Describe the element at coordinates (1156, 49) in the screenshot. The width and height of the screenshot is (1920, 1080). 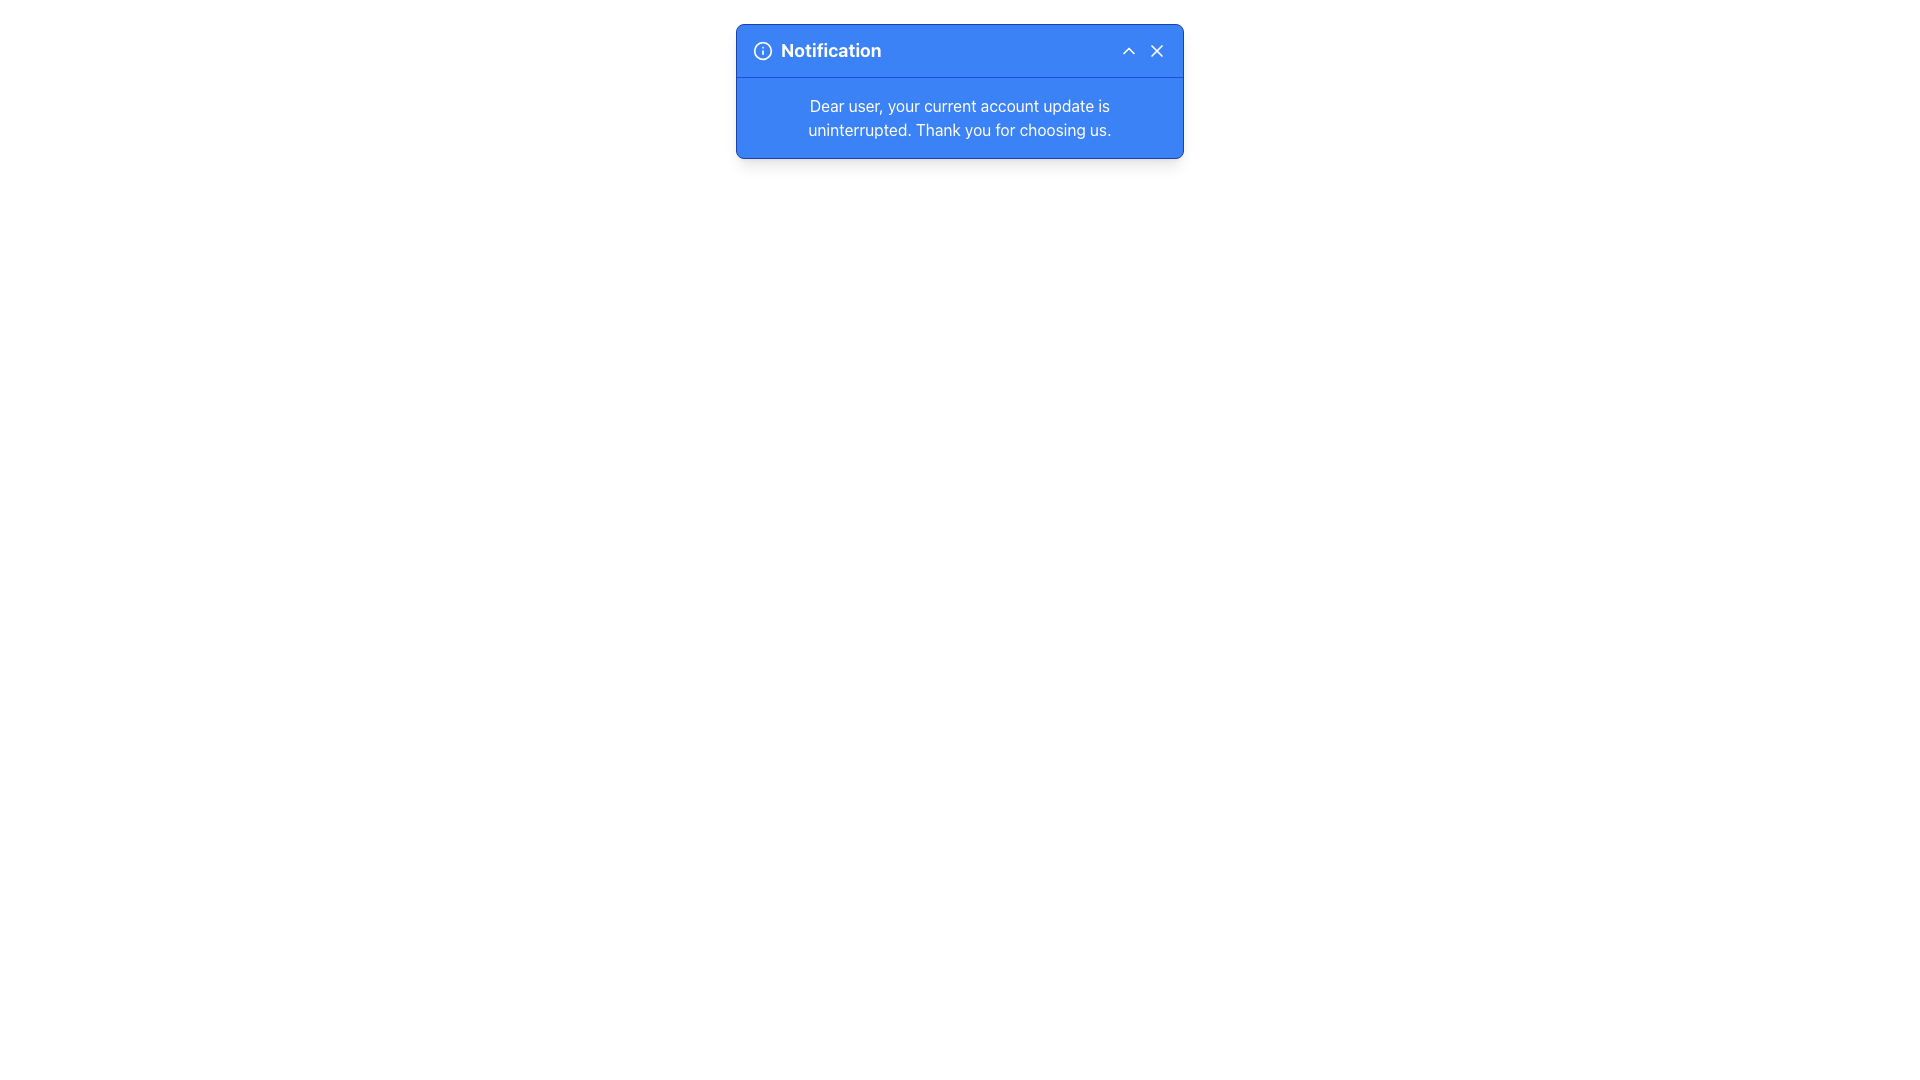
I see `the 'X' icon button located at the top-right corner of the blue notification box` at that location.